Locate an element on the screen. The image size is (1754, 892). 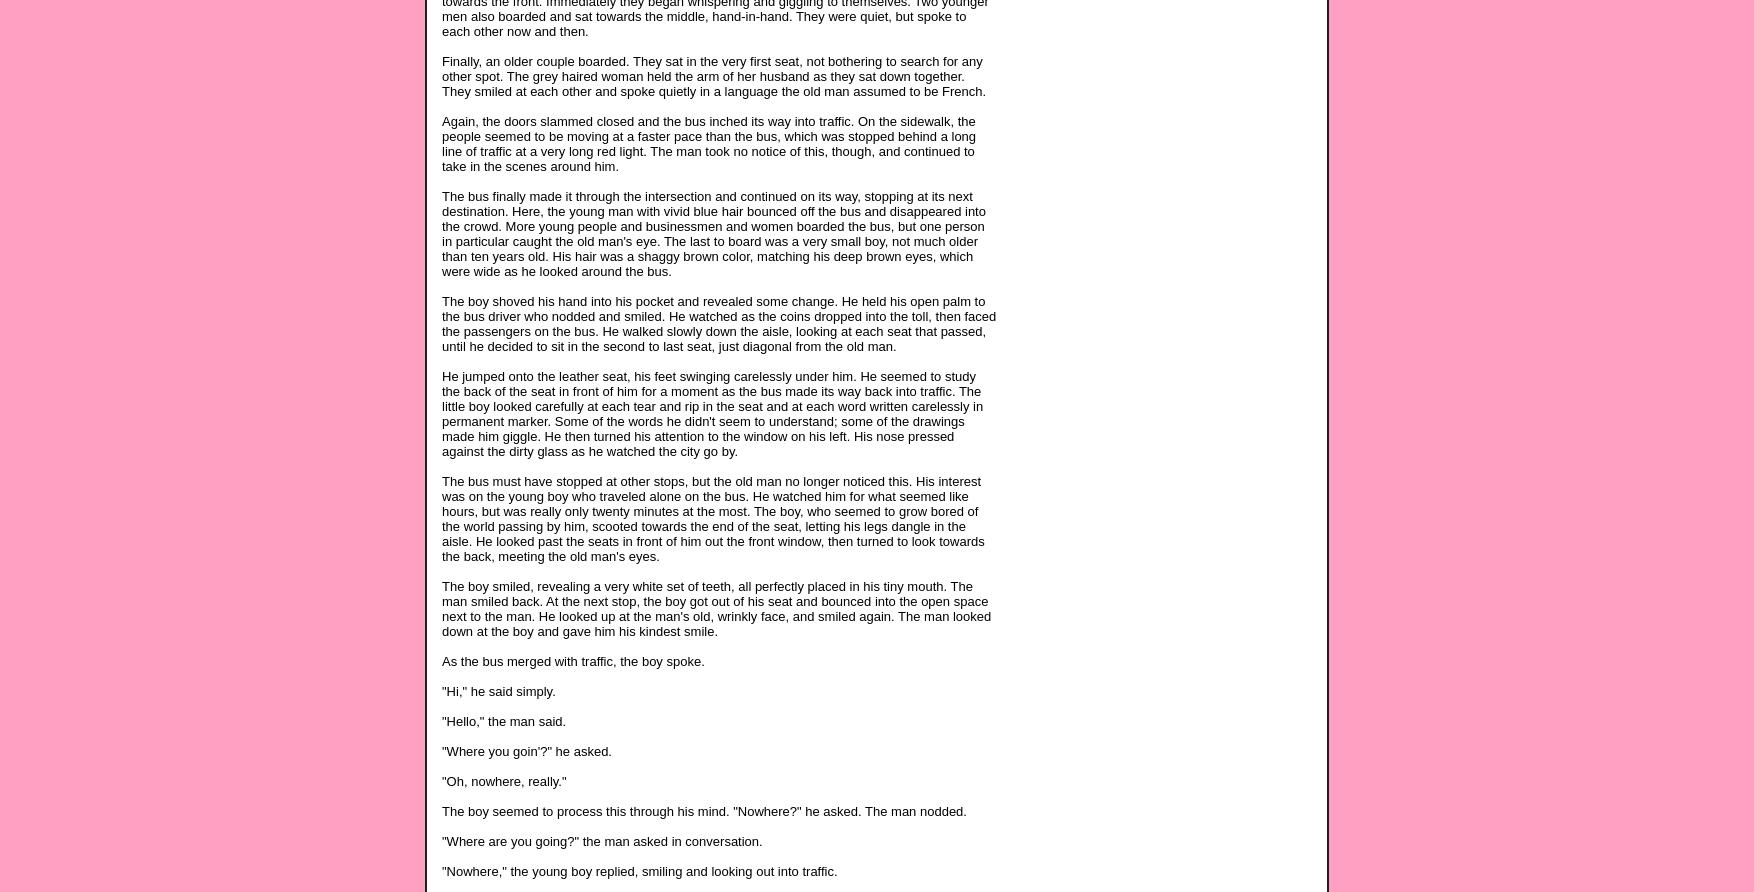
'"Oh, nowhere, really."' is located at coordinates (502, 780).